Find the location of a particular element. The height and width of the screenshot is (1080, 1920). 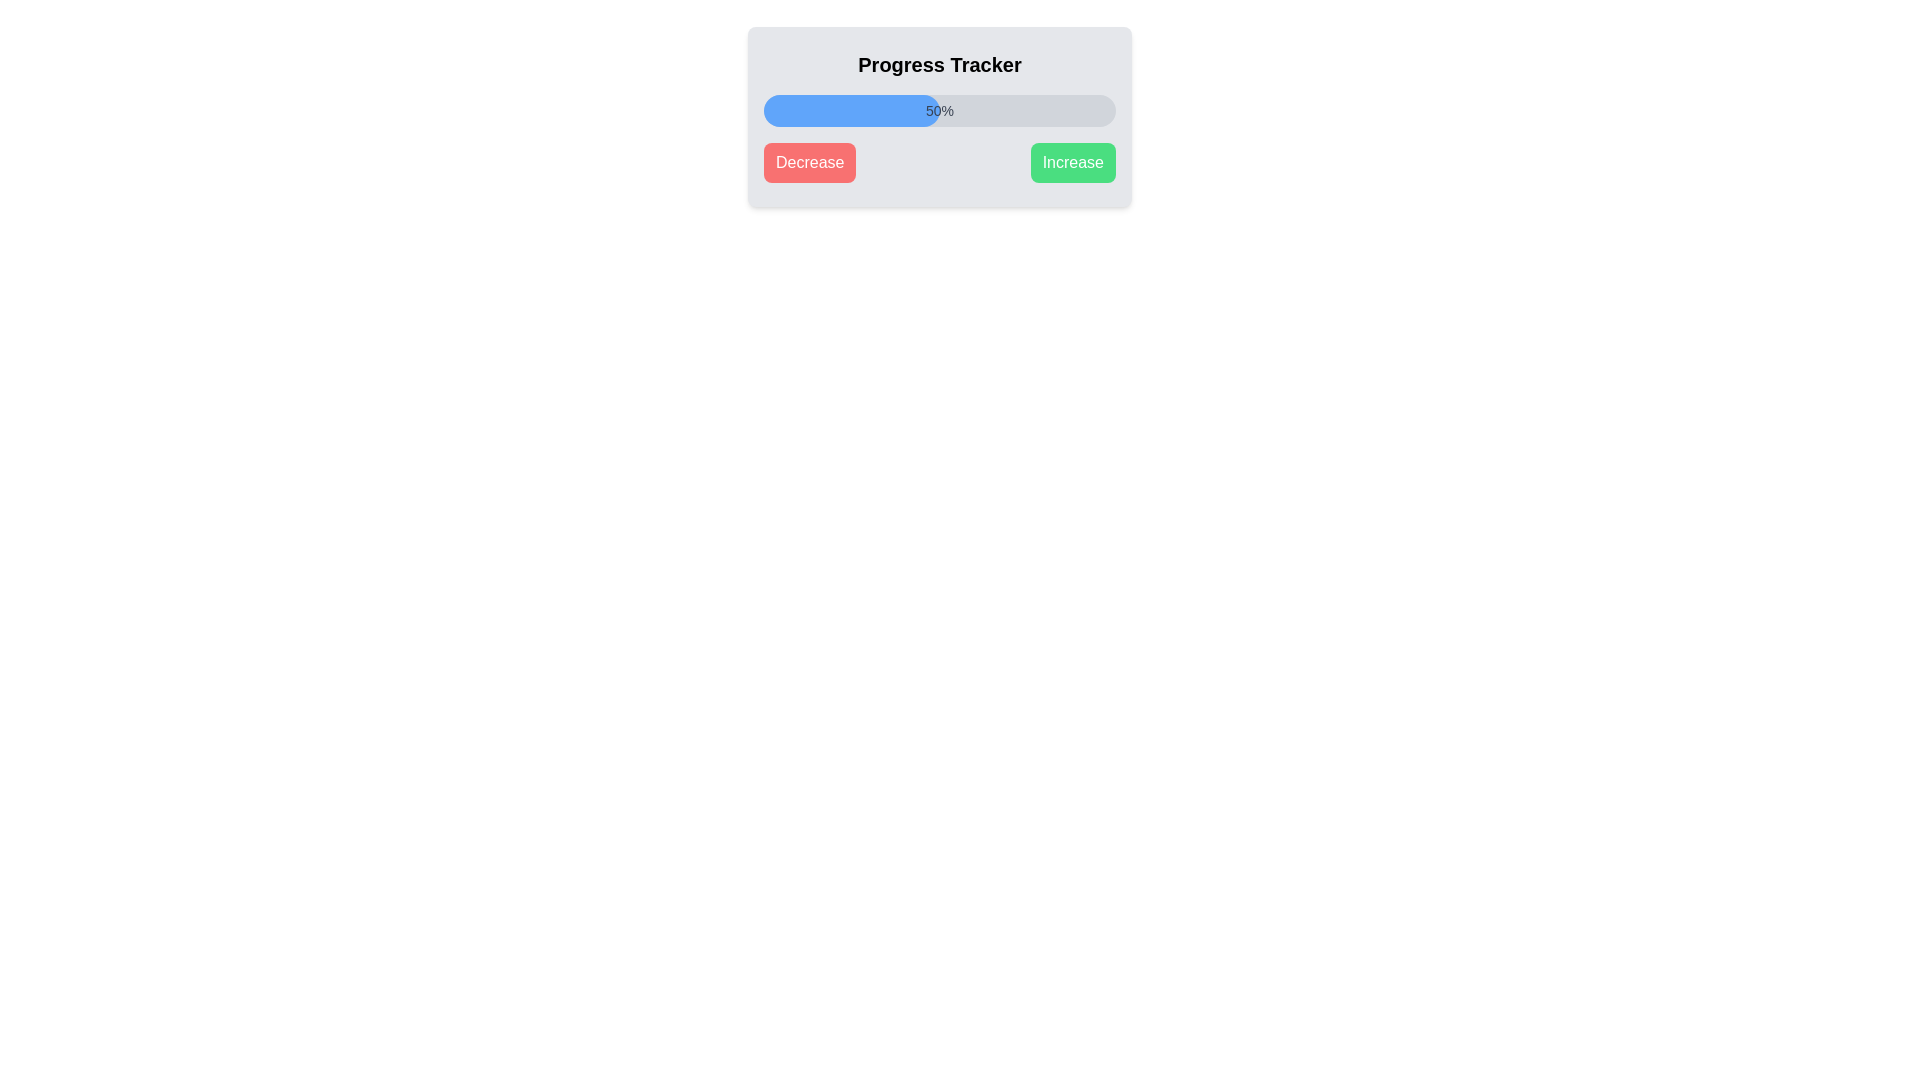

the progress indicator which visually represents the current progress in the progress tracker, located within a horizontal progress bar under the title 'Progress Tracker' is located at coordinates (851, 111).